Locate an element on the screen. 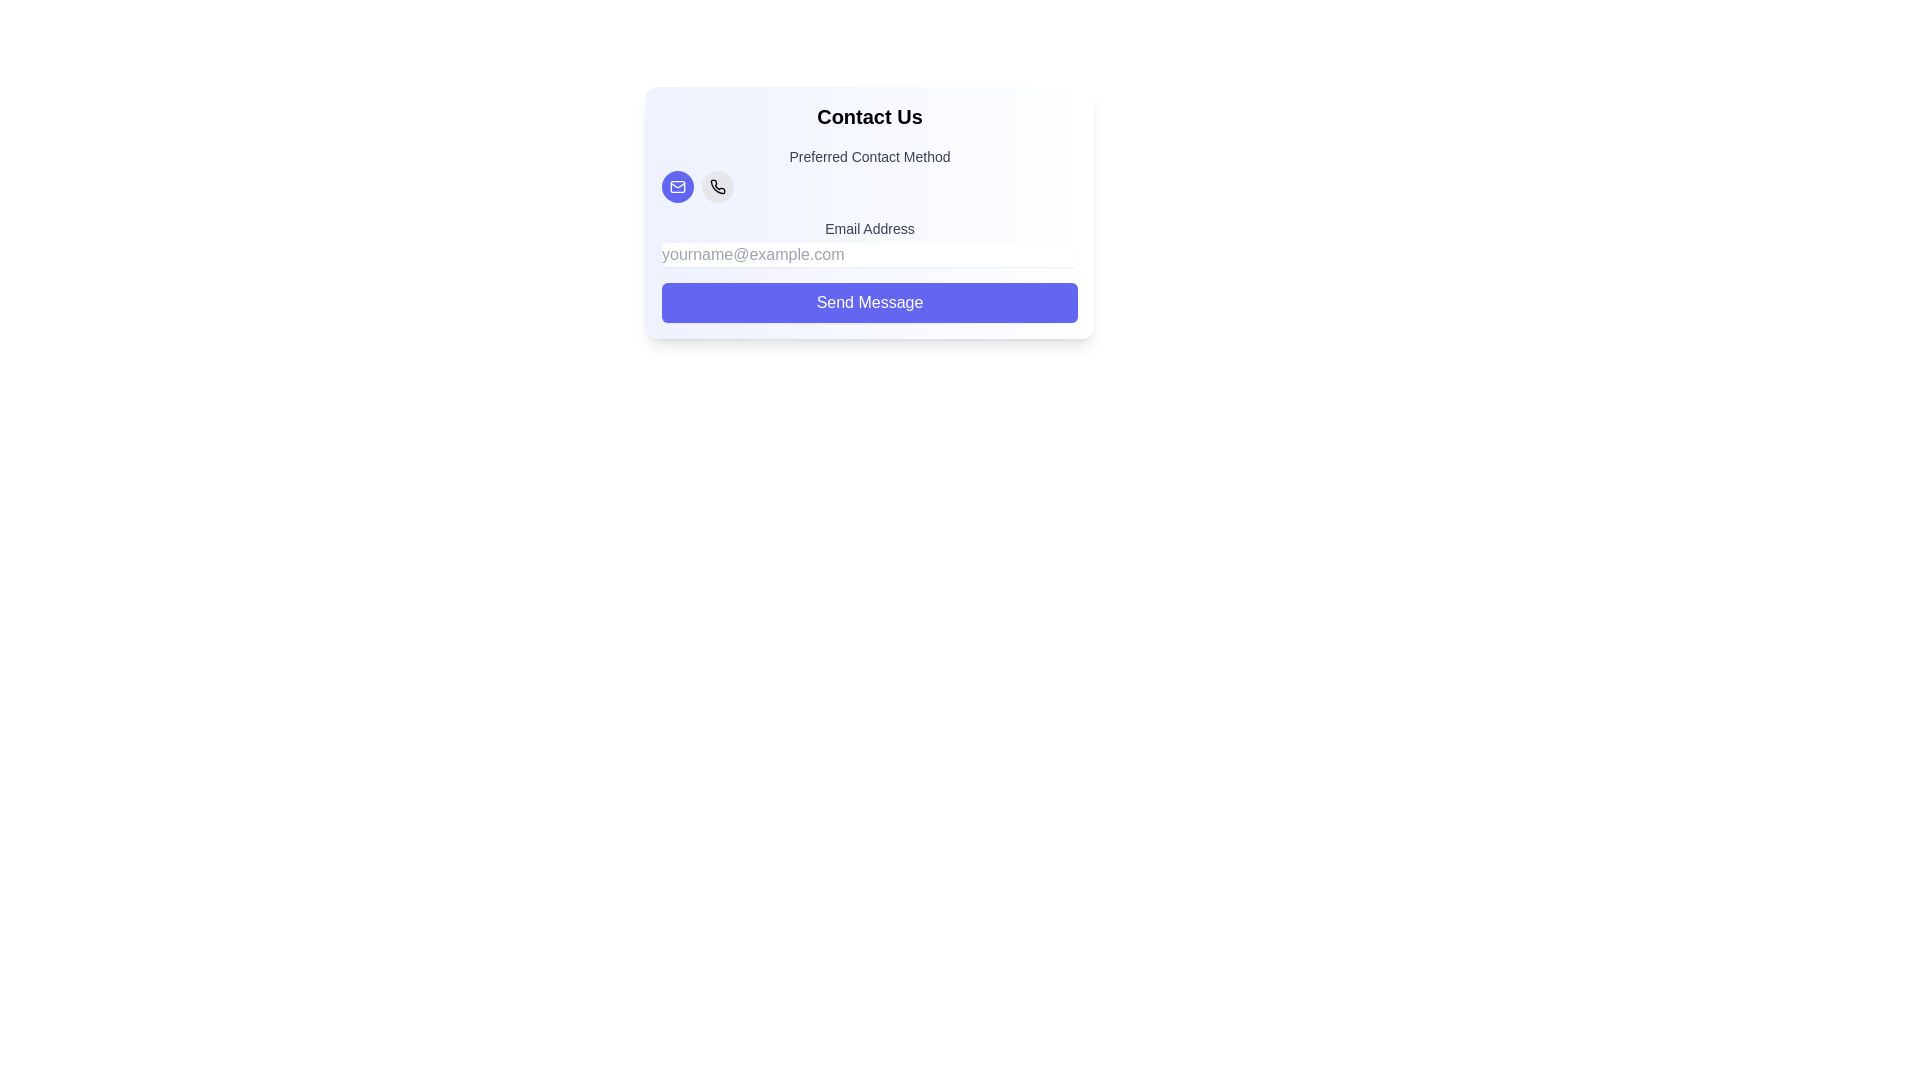 The image size is (1920, 1080). the envelope icon representing the email option in the upper-left corner of the 'Preferred Contact Method' section is located at coordinates (677, 186).